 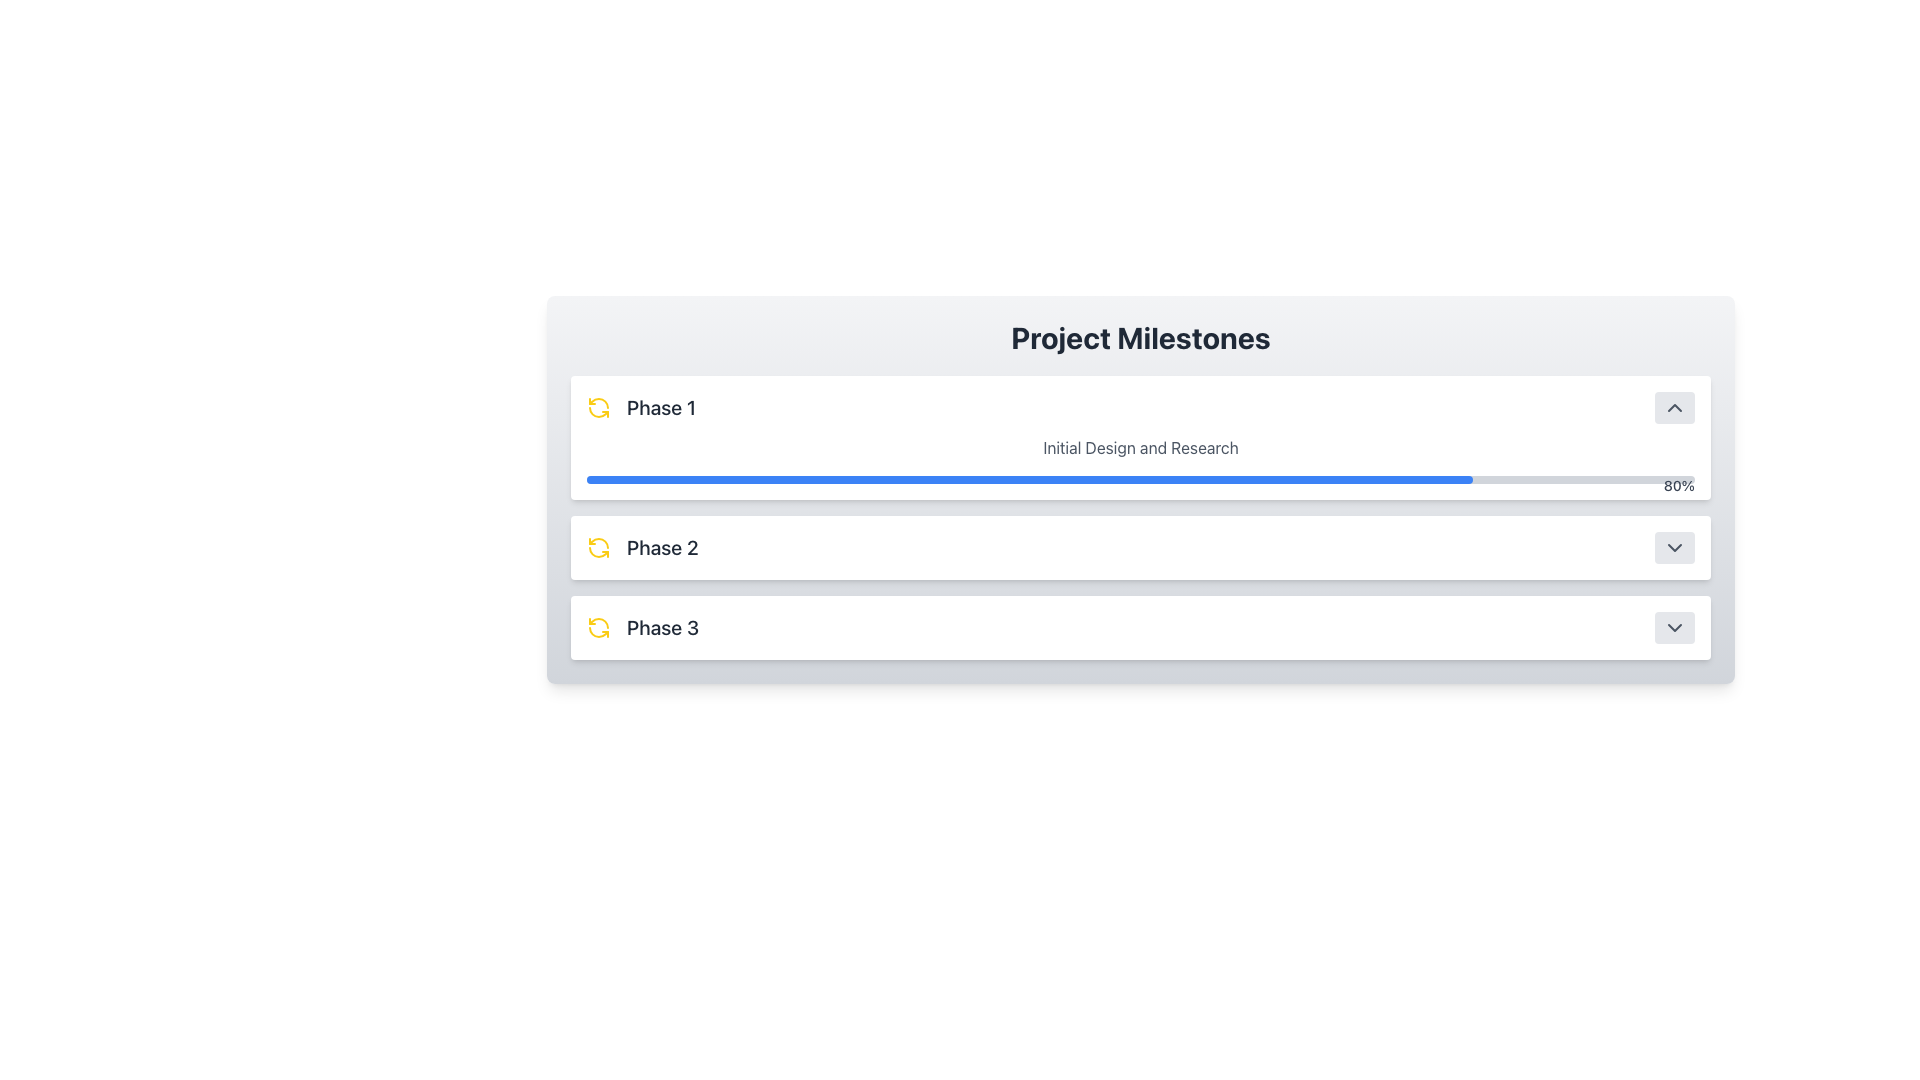 I want to click on the Static Text labeled 'Phase 3', which is the last item in a vertical list of project milestone phases, so click(x=662, y=627).